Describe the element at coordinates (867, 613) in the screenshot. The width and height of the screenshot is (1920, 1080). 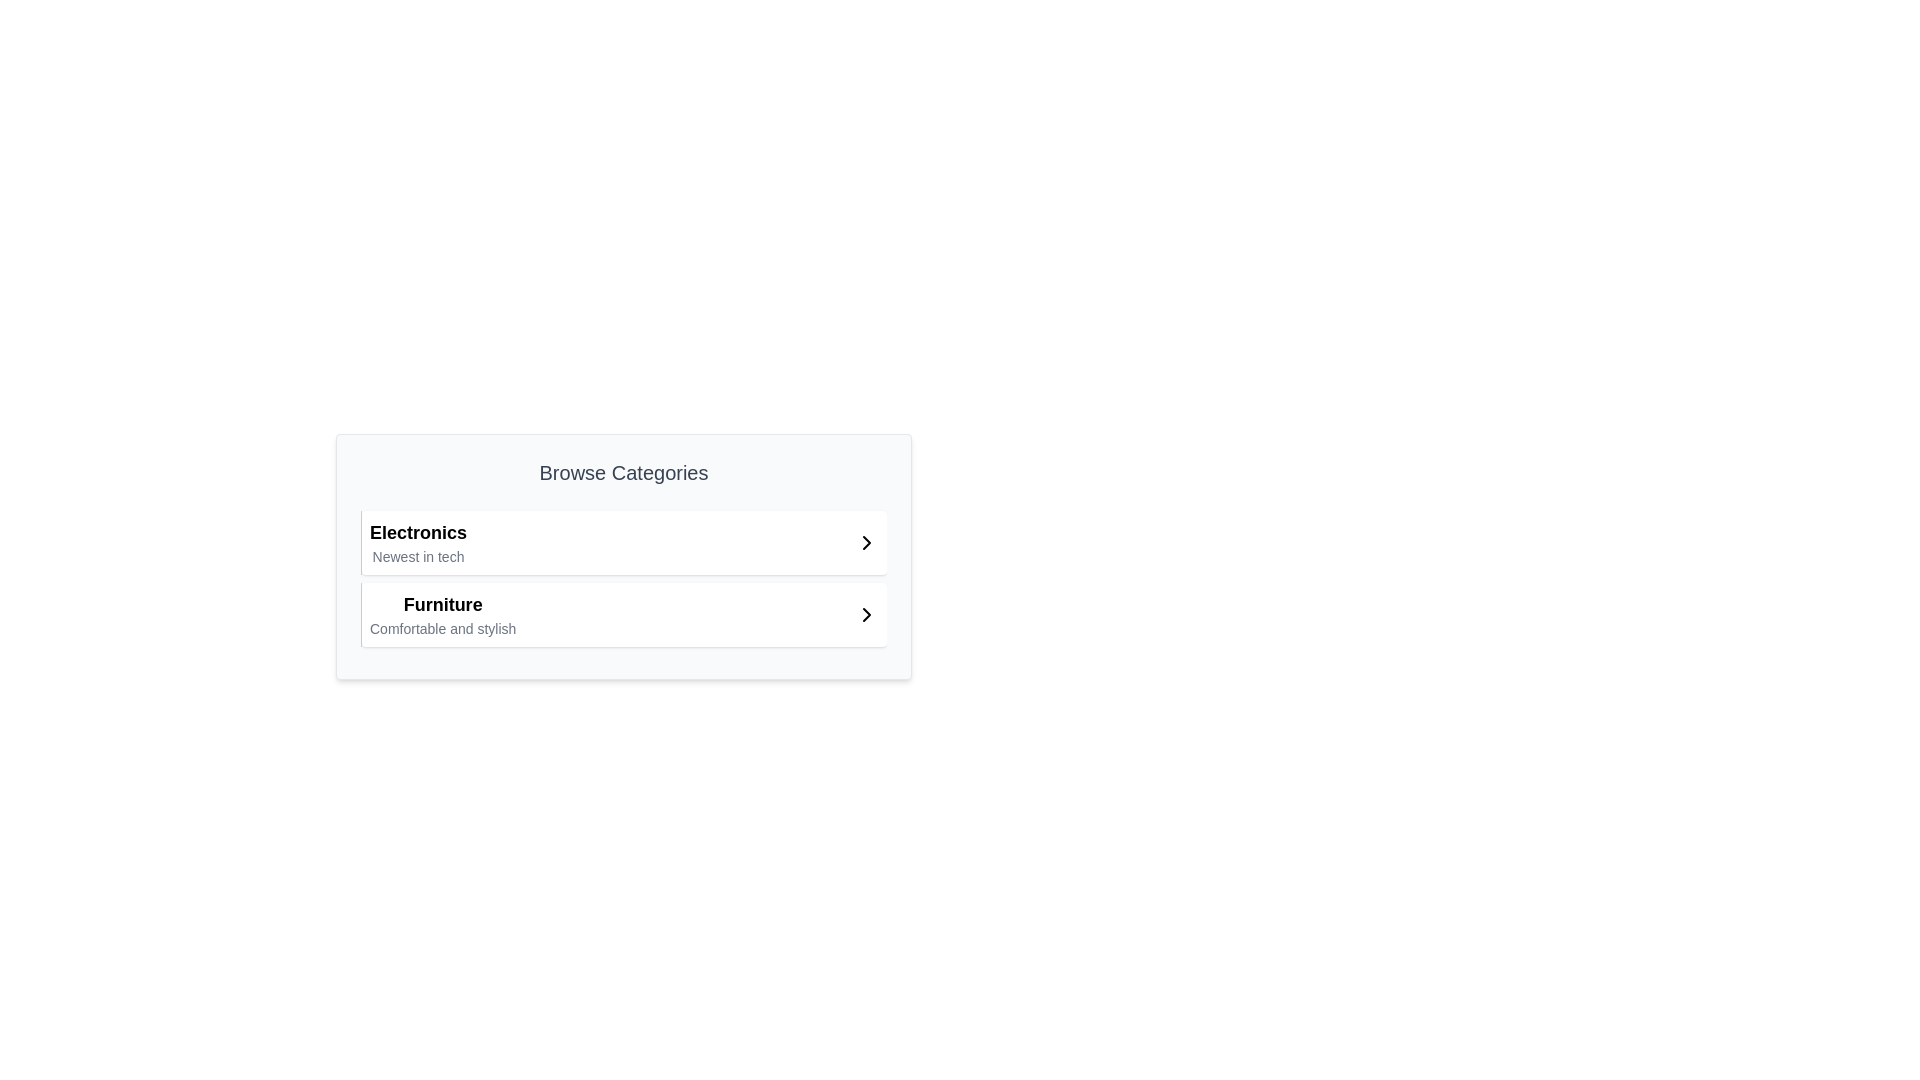
I see `the arrow-like icon pointing right located at the bottom of the 'Browse Categories' card` at that location.